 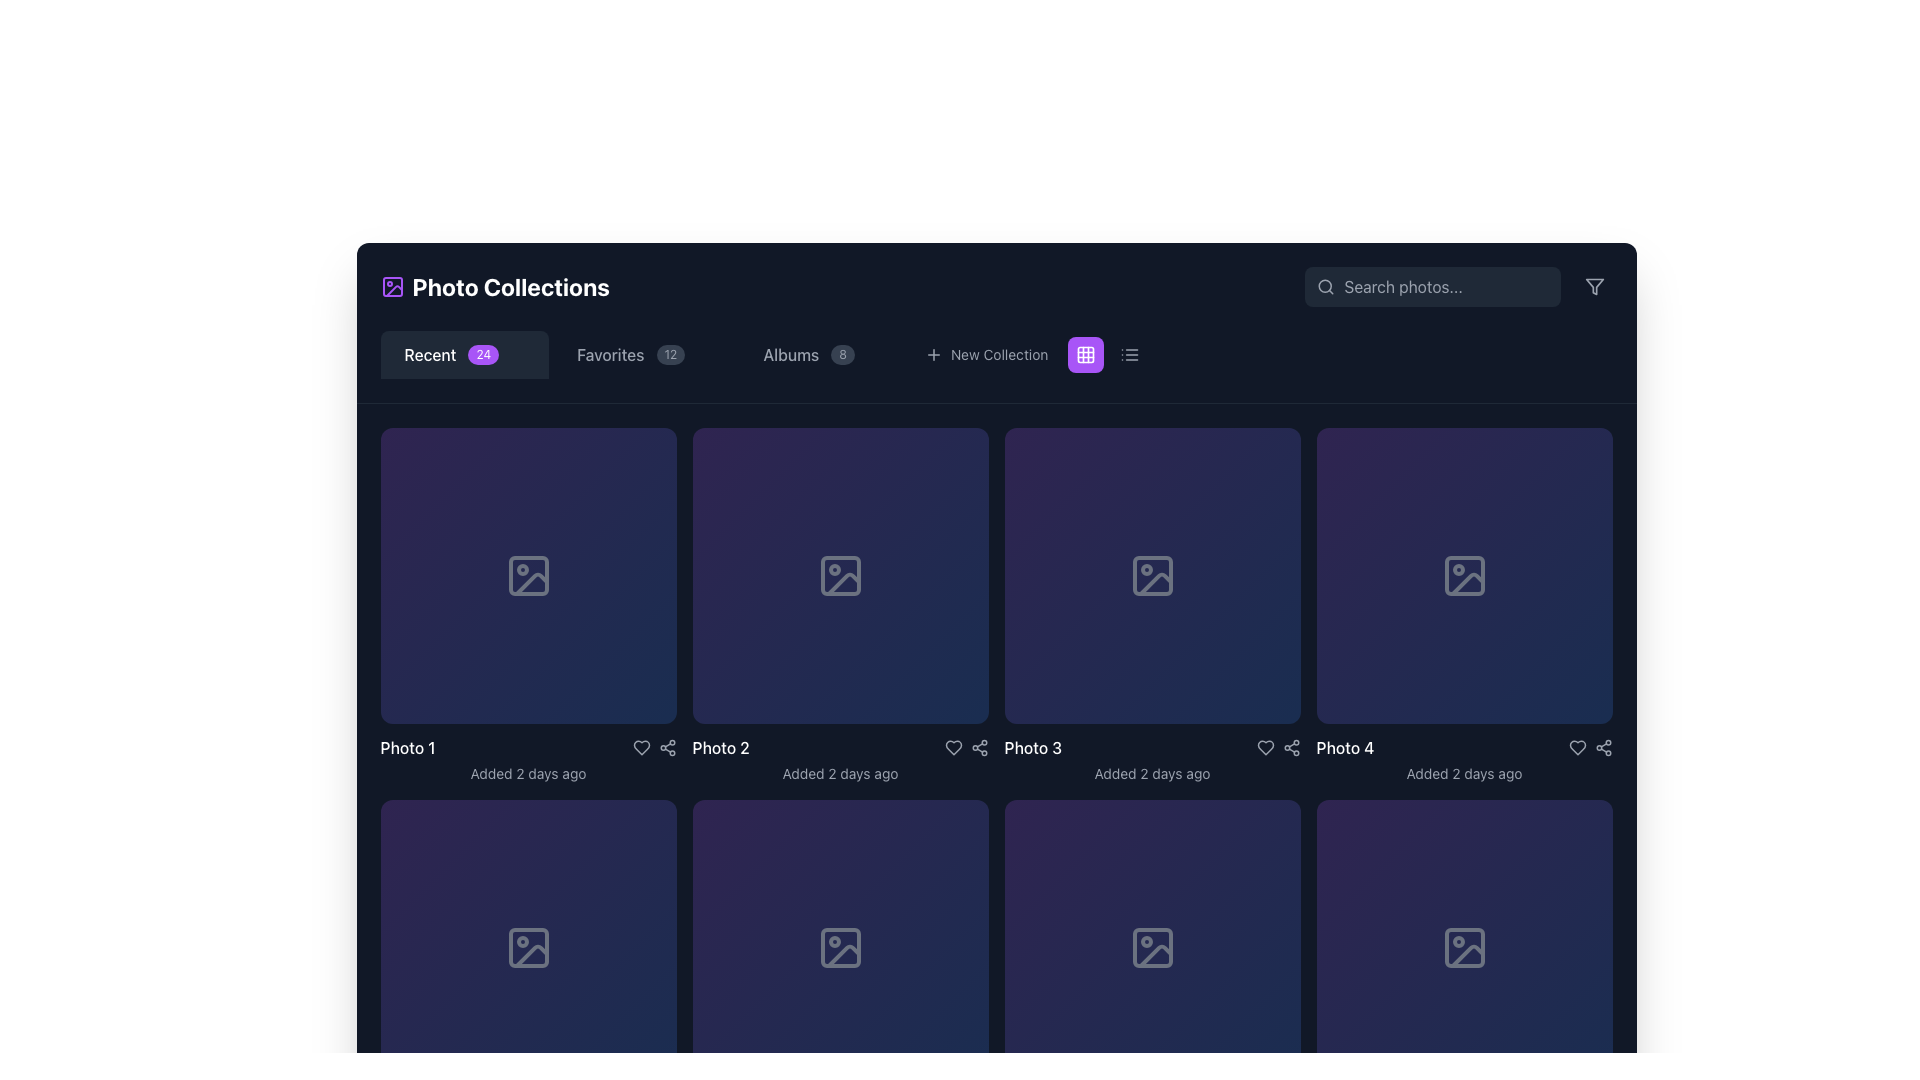 I want to click on the vibrant purple button with a 3x3 grid icon located near the top-right corner of the application layout, so click(x=1085, y=353).